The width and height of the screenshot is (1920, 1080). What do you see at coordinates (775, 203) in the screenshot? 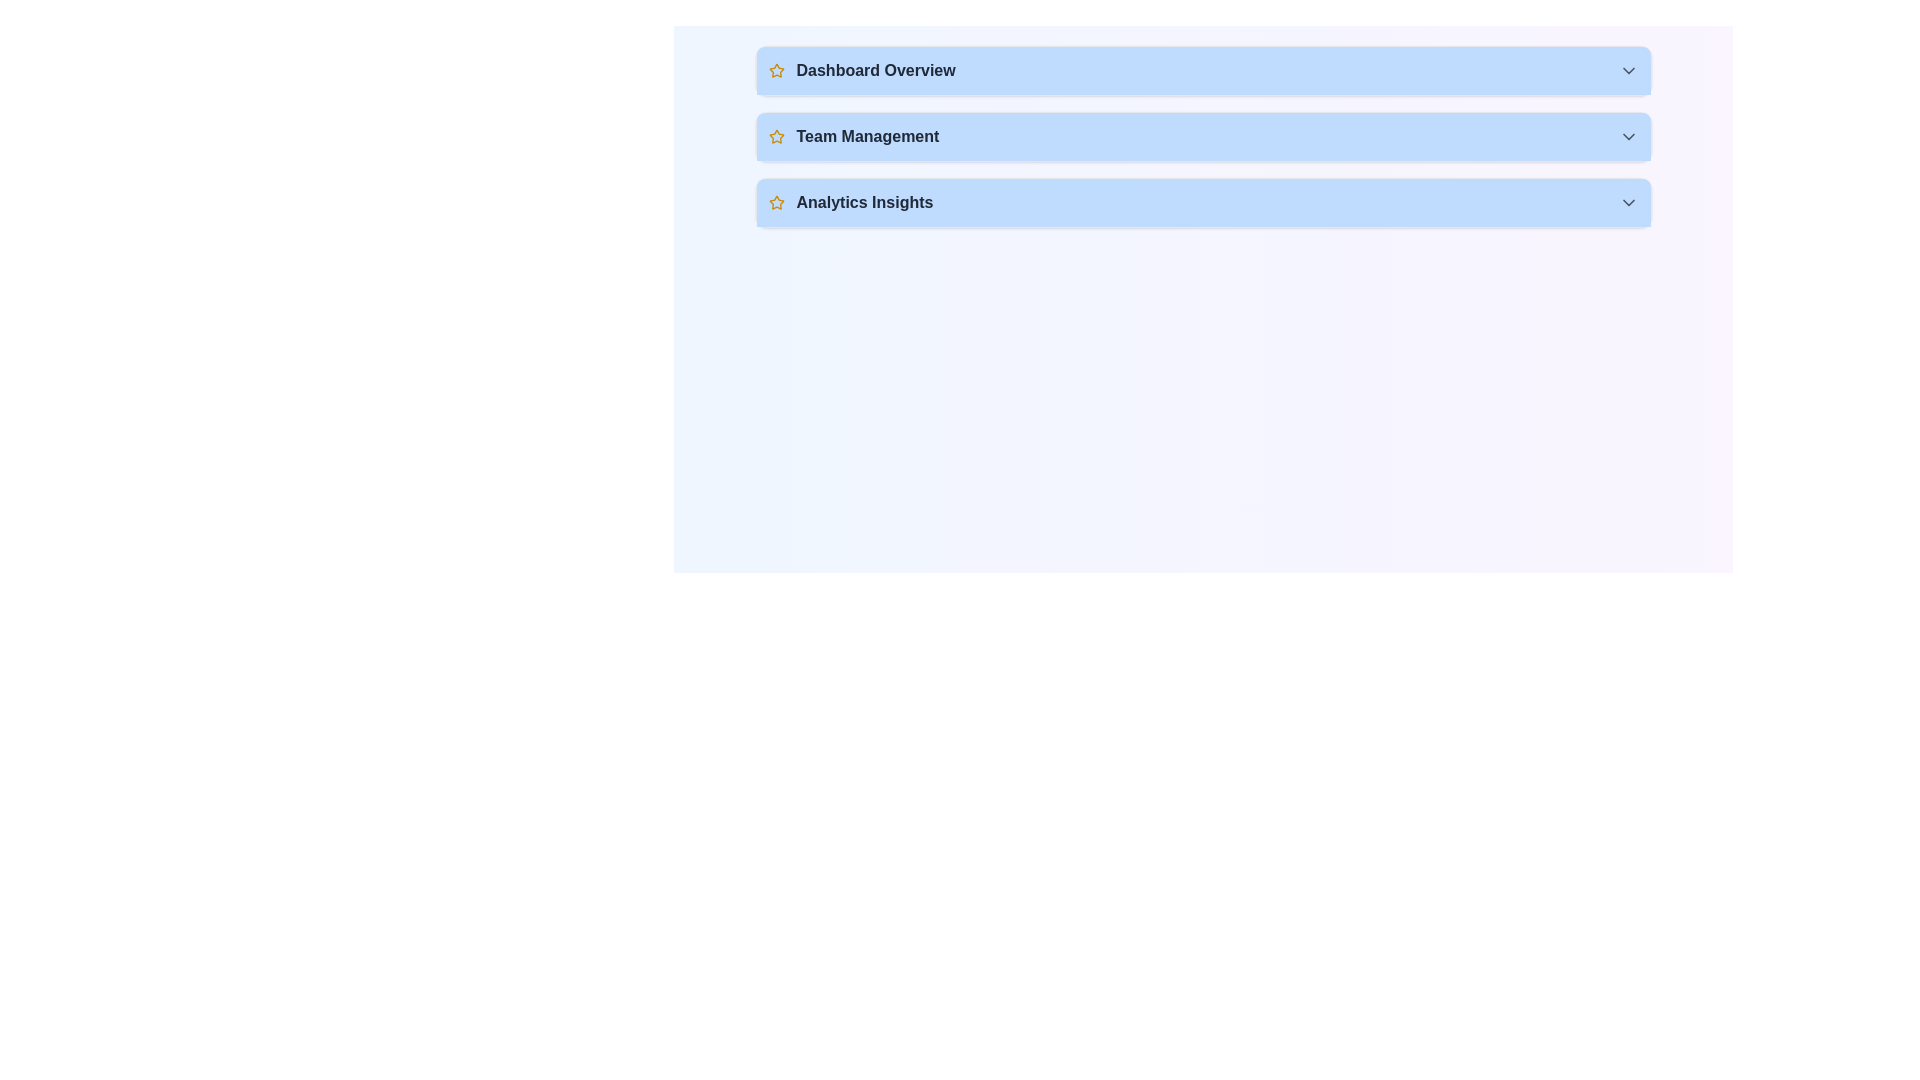
I see `the yellow star-shaped icon next to the 'Analytics Insights' text` at bounding box center [775, 203].